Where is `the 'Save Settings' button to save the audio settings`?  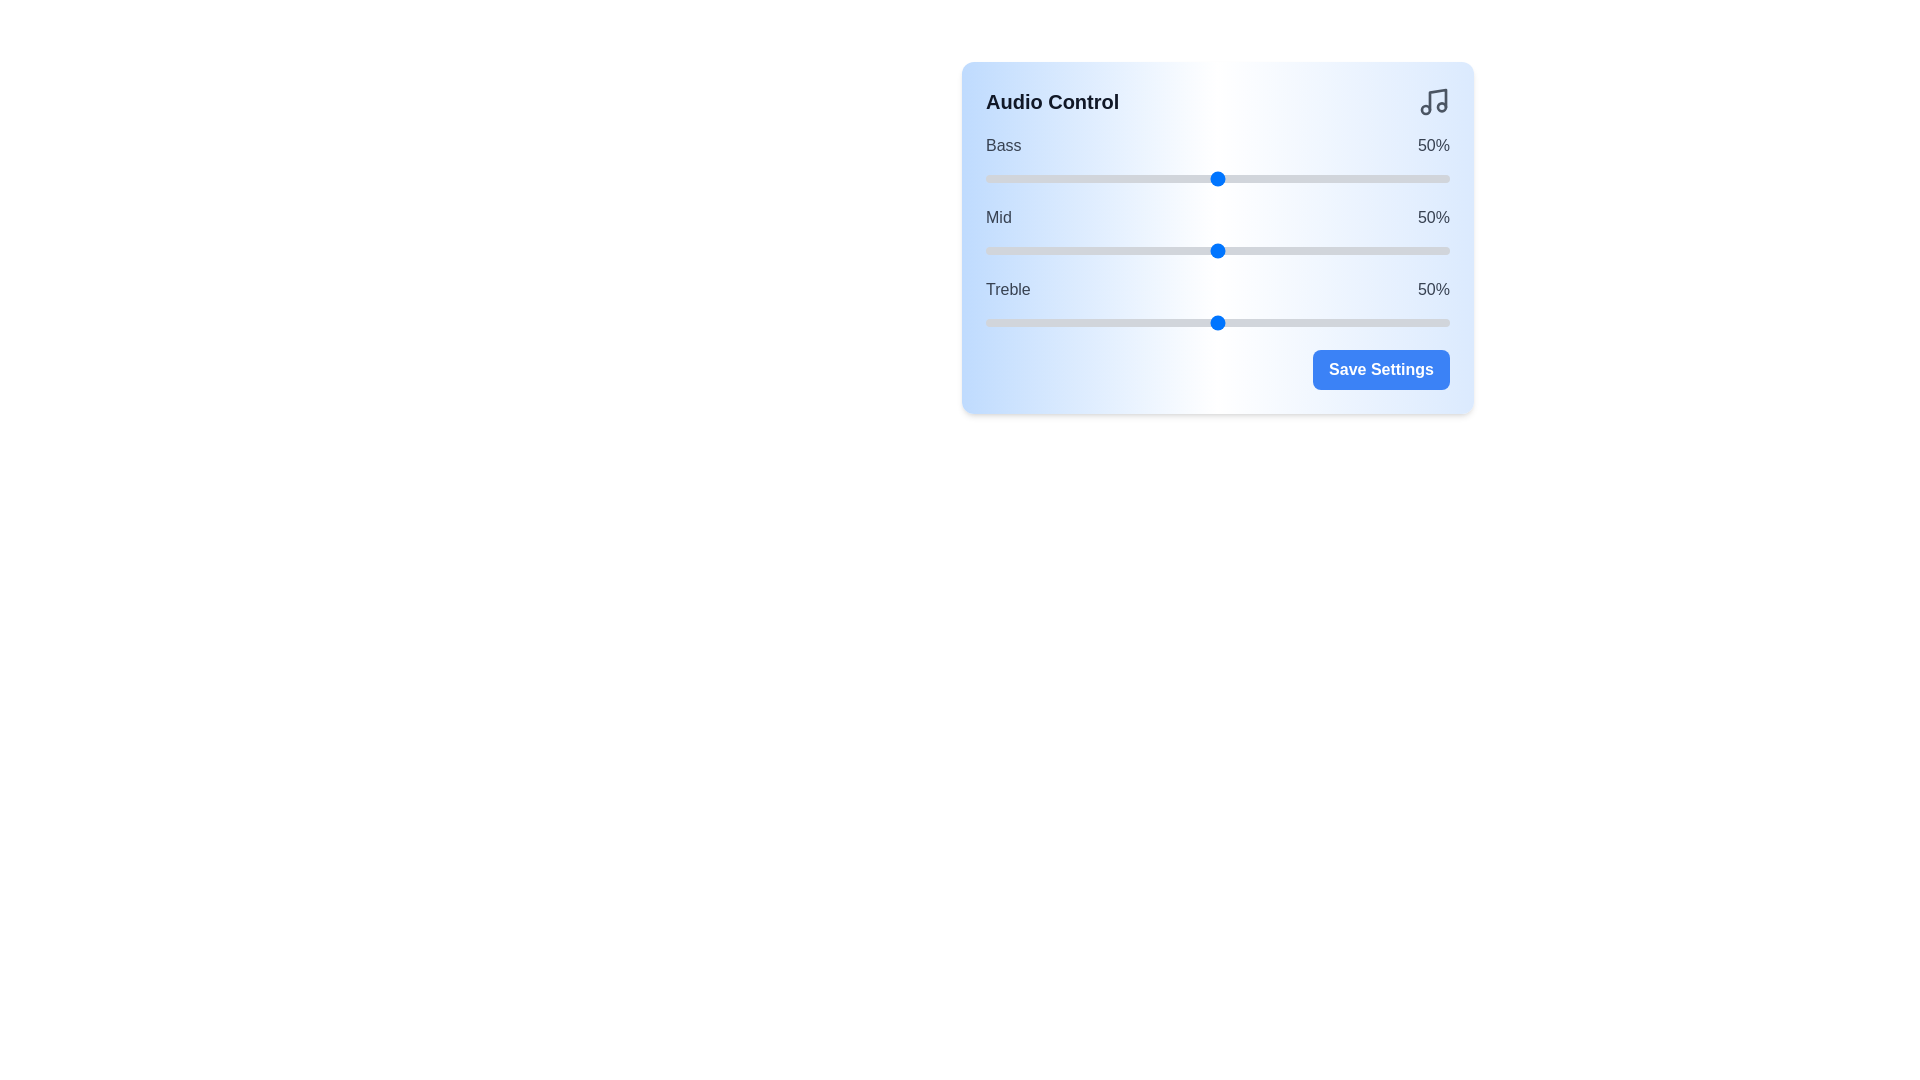 the 'Save Settings' button to save the audio settings is located at coordinates (1380, 370).